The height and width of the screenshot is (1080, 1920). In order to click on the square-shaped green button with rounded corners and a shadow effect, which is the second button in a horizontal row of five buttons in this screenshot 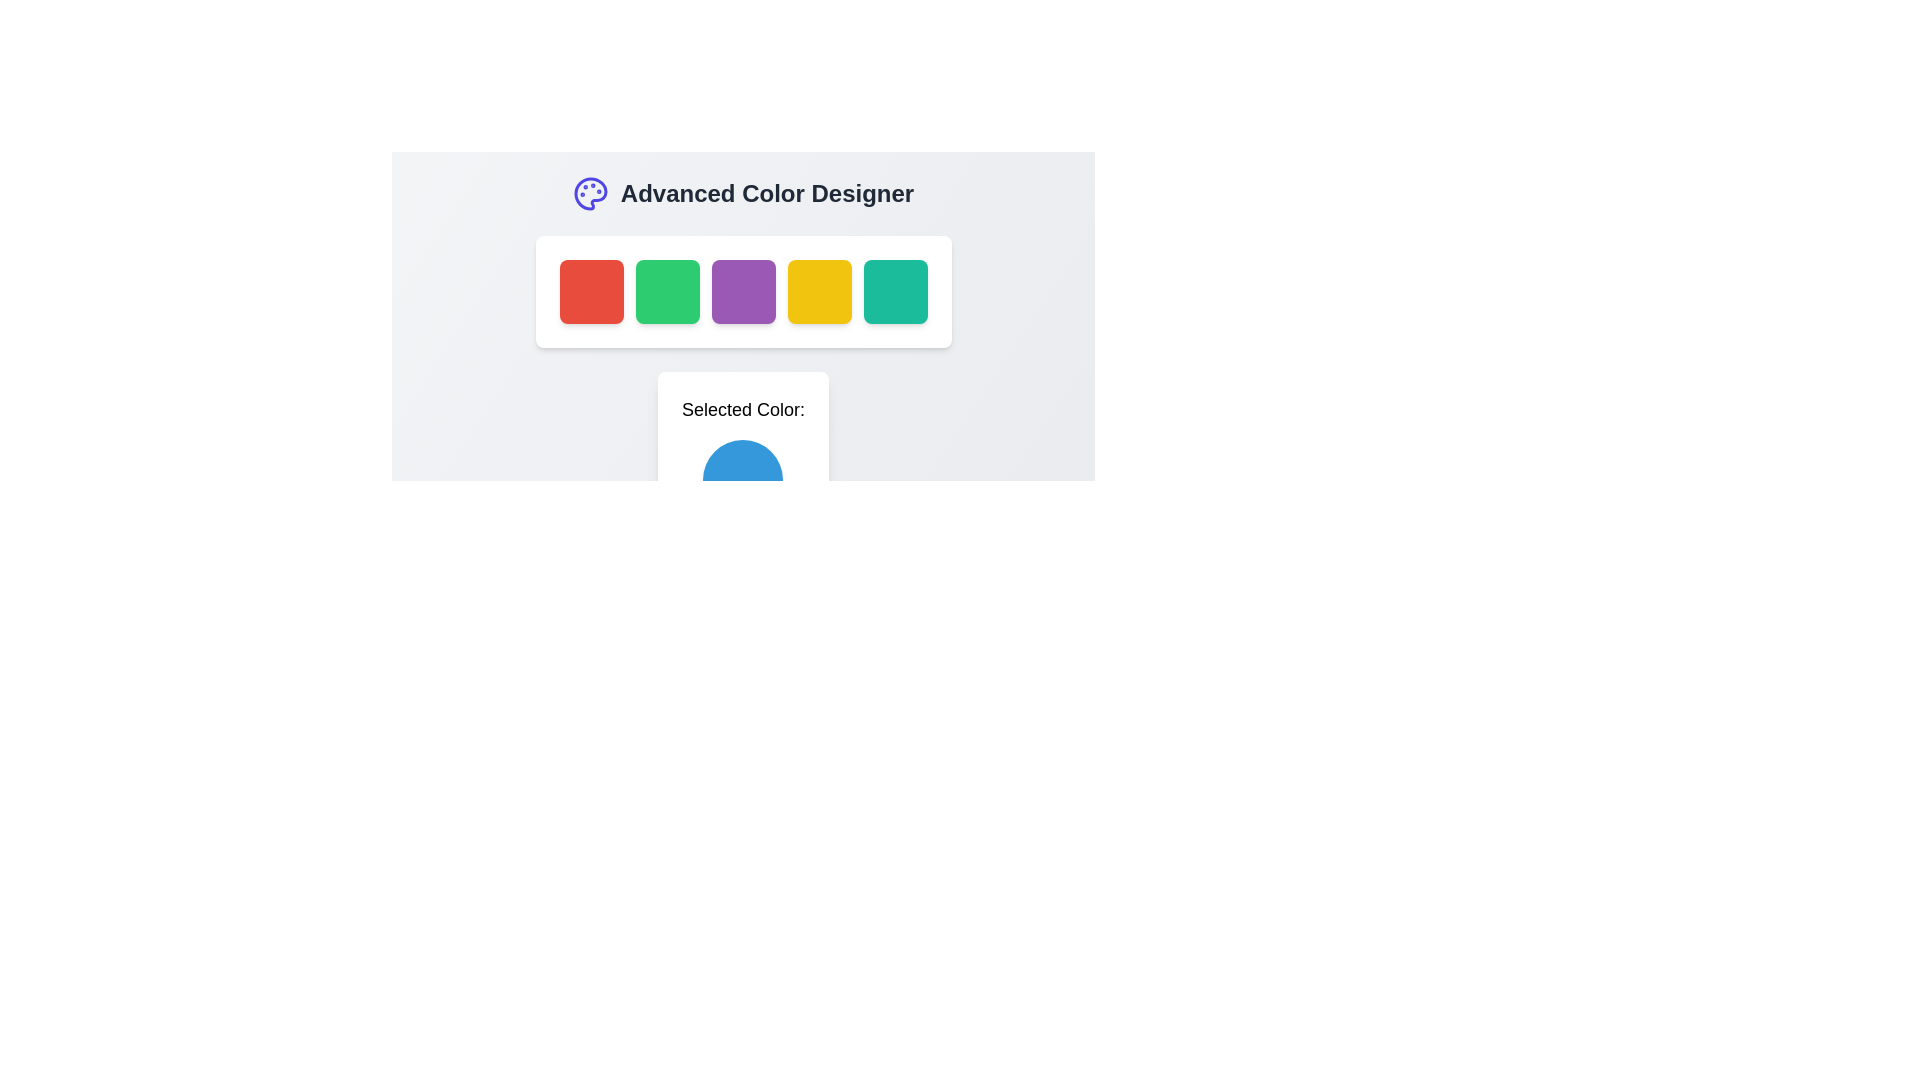, I will do `click(667, 292)`.